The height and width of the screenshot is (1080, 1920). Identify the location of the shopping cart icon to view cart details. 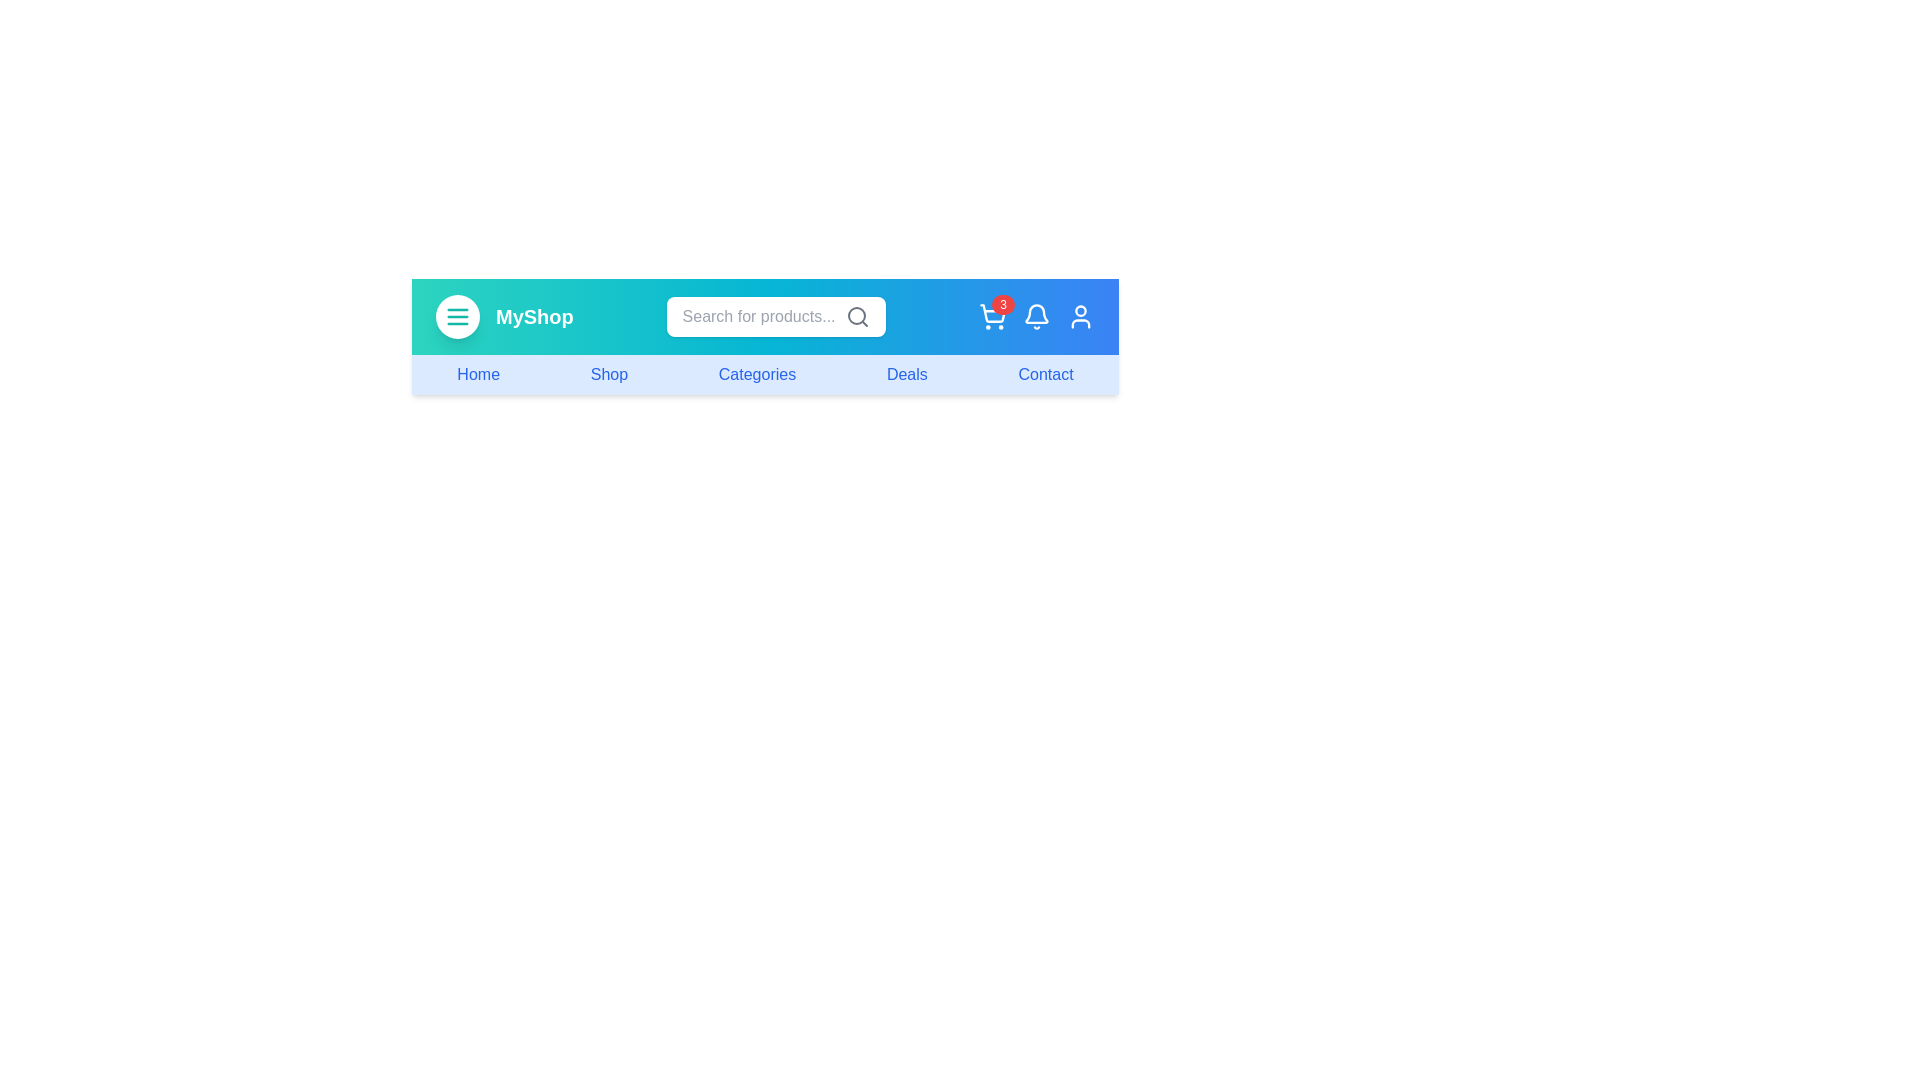
(993, 315).